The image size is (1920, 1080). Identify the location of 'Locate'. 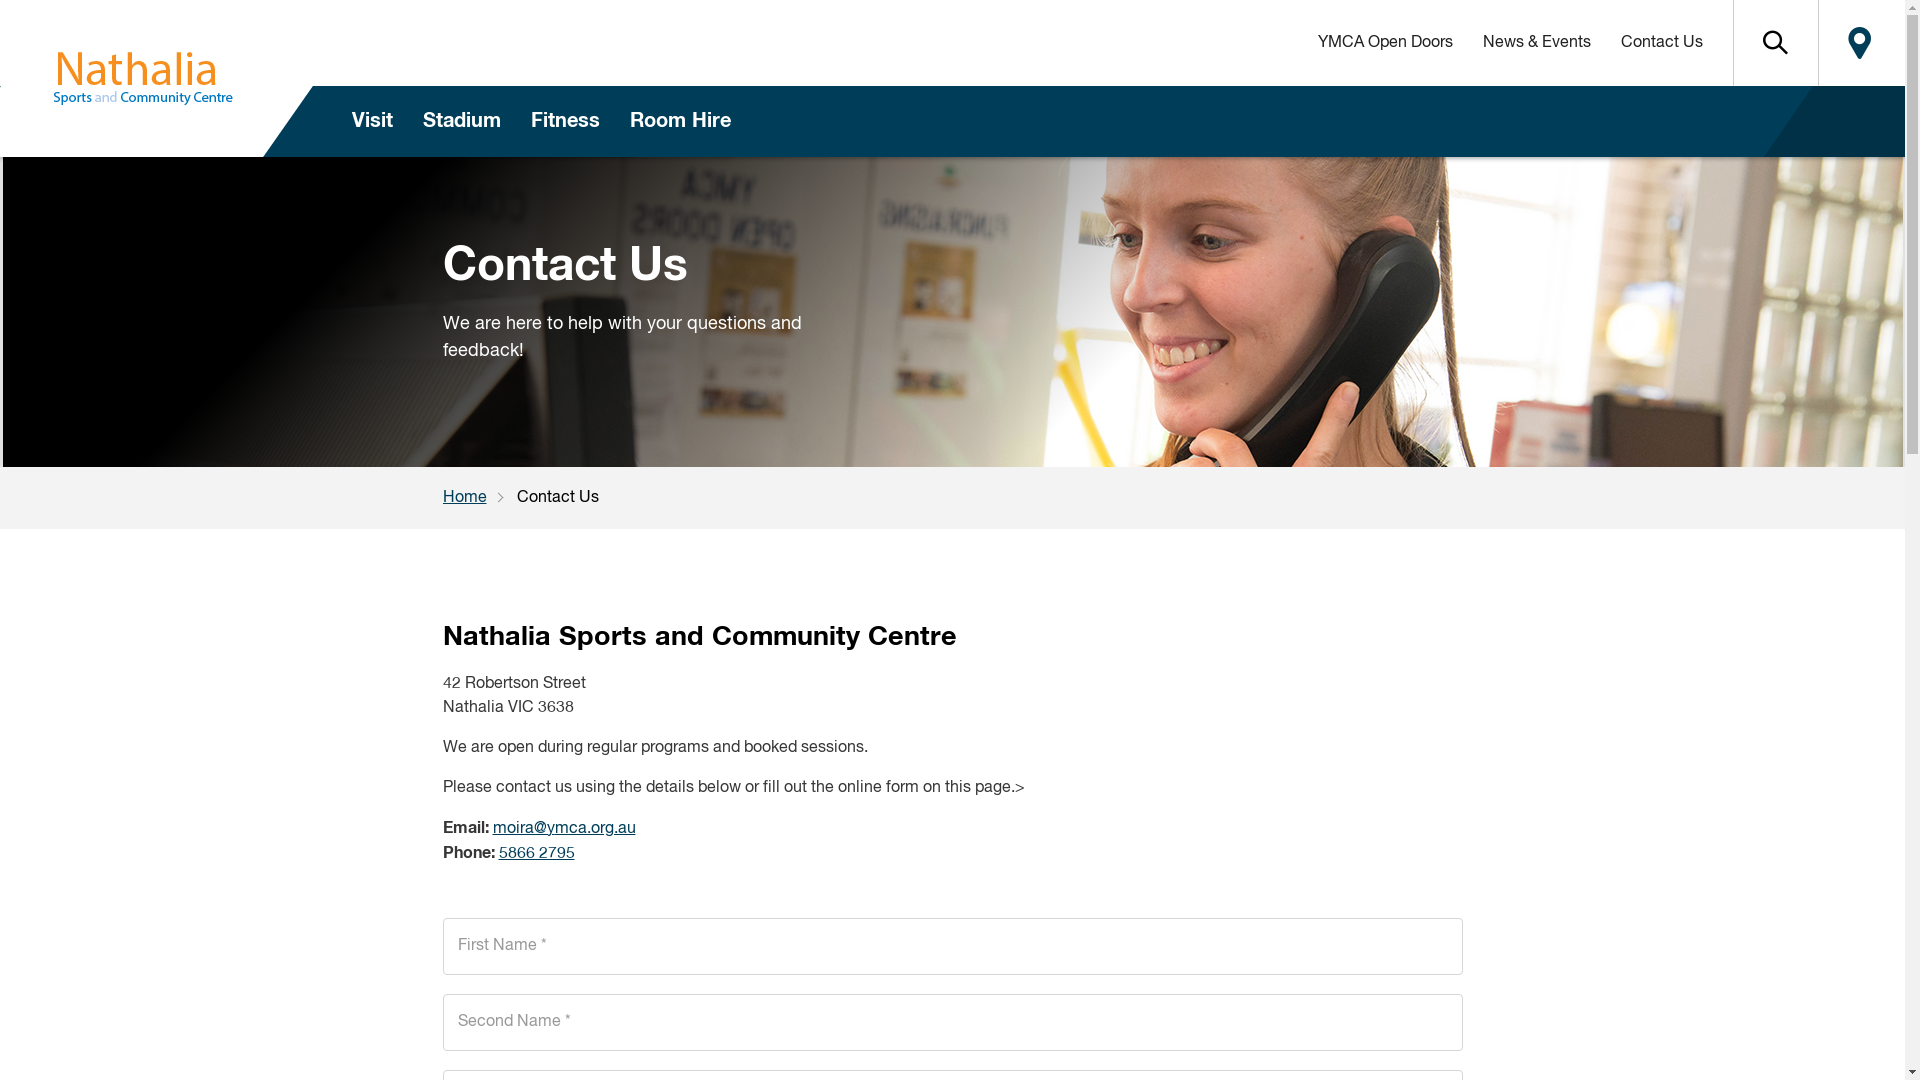
(1818, 42).